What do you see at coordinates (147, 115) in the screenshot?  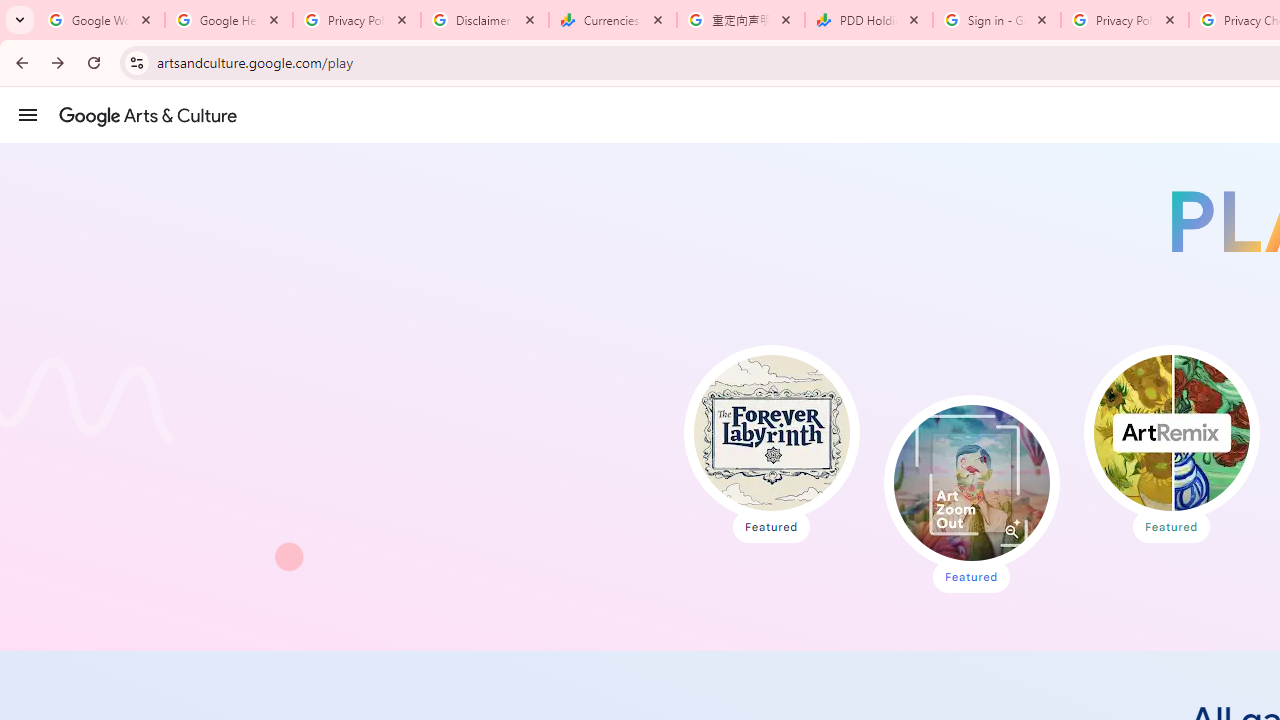 I see `'Google Arts & Culture'` at bounding box center [147, 115].